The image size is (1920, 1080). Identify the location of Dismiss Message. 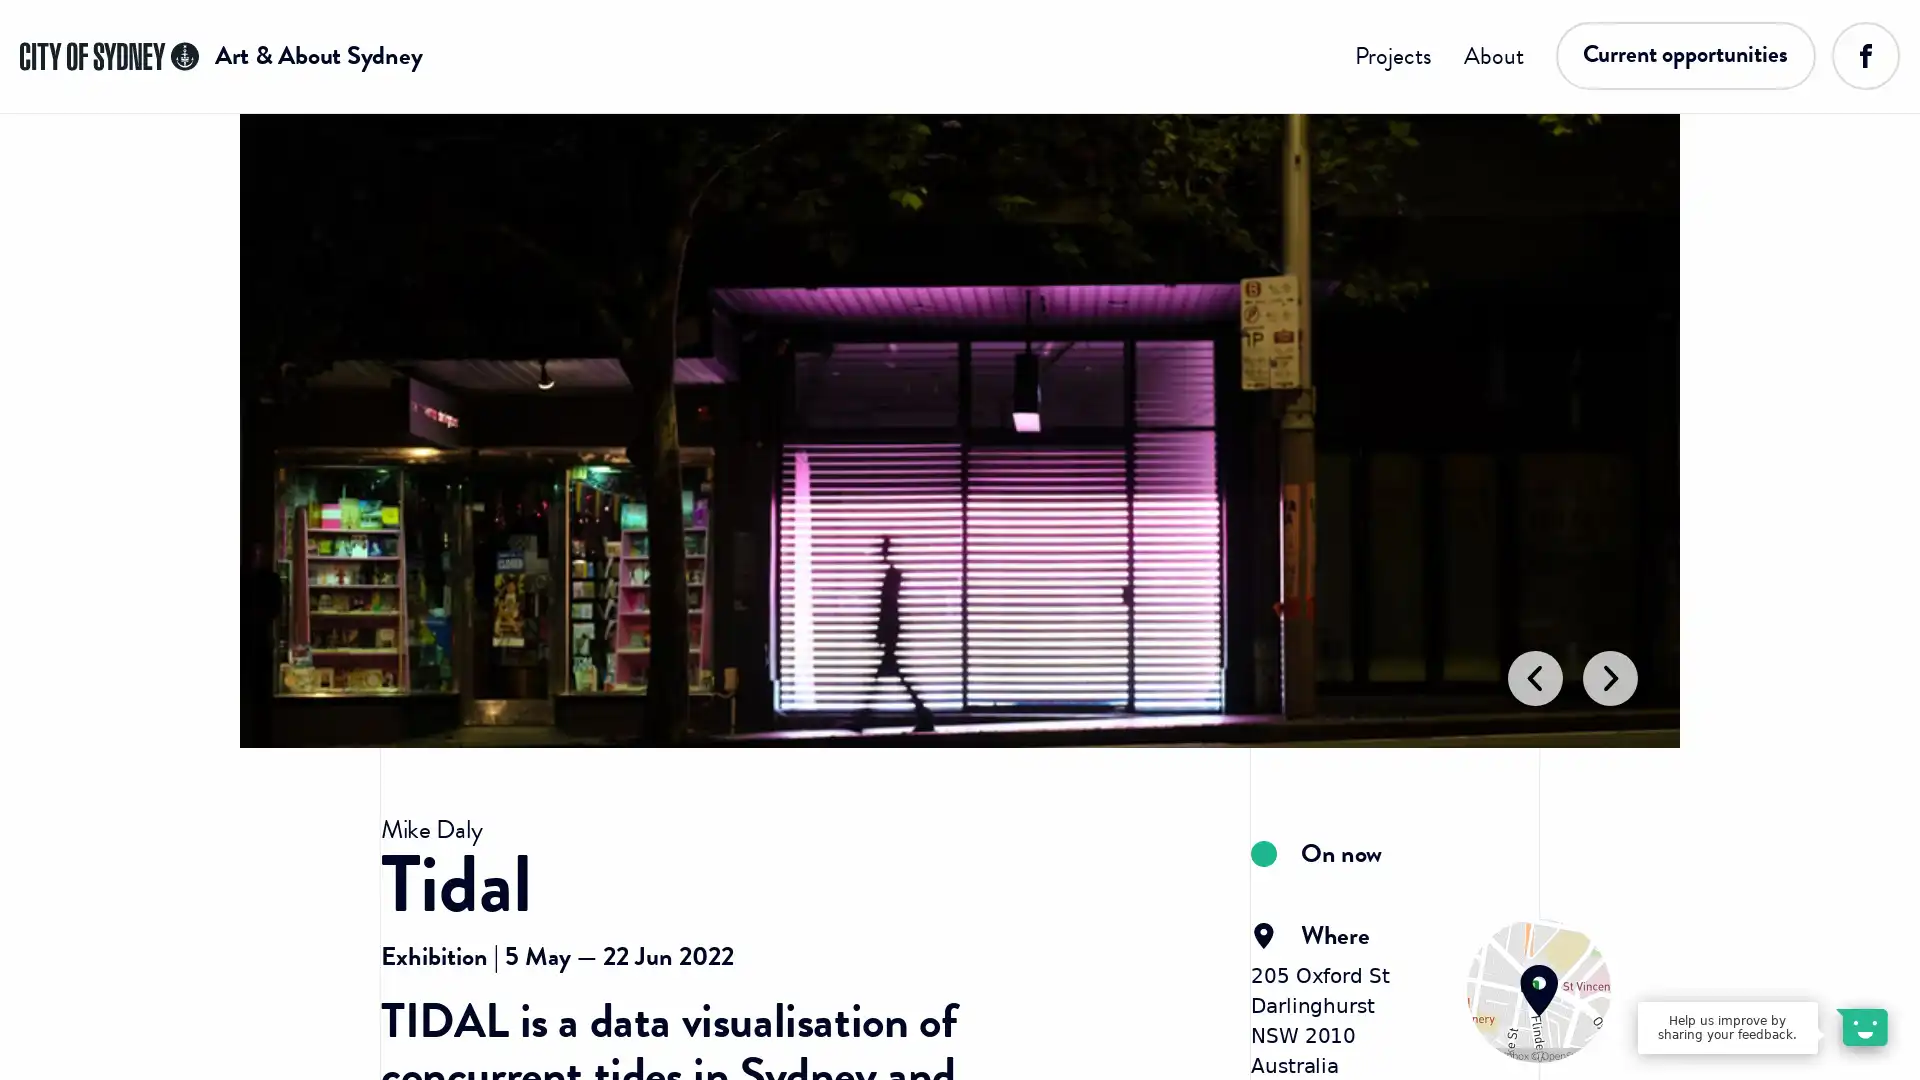
(1815, 1003).